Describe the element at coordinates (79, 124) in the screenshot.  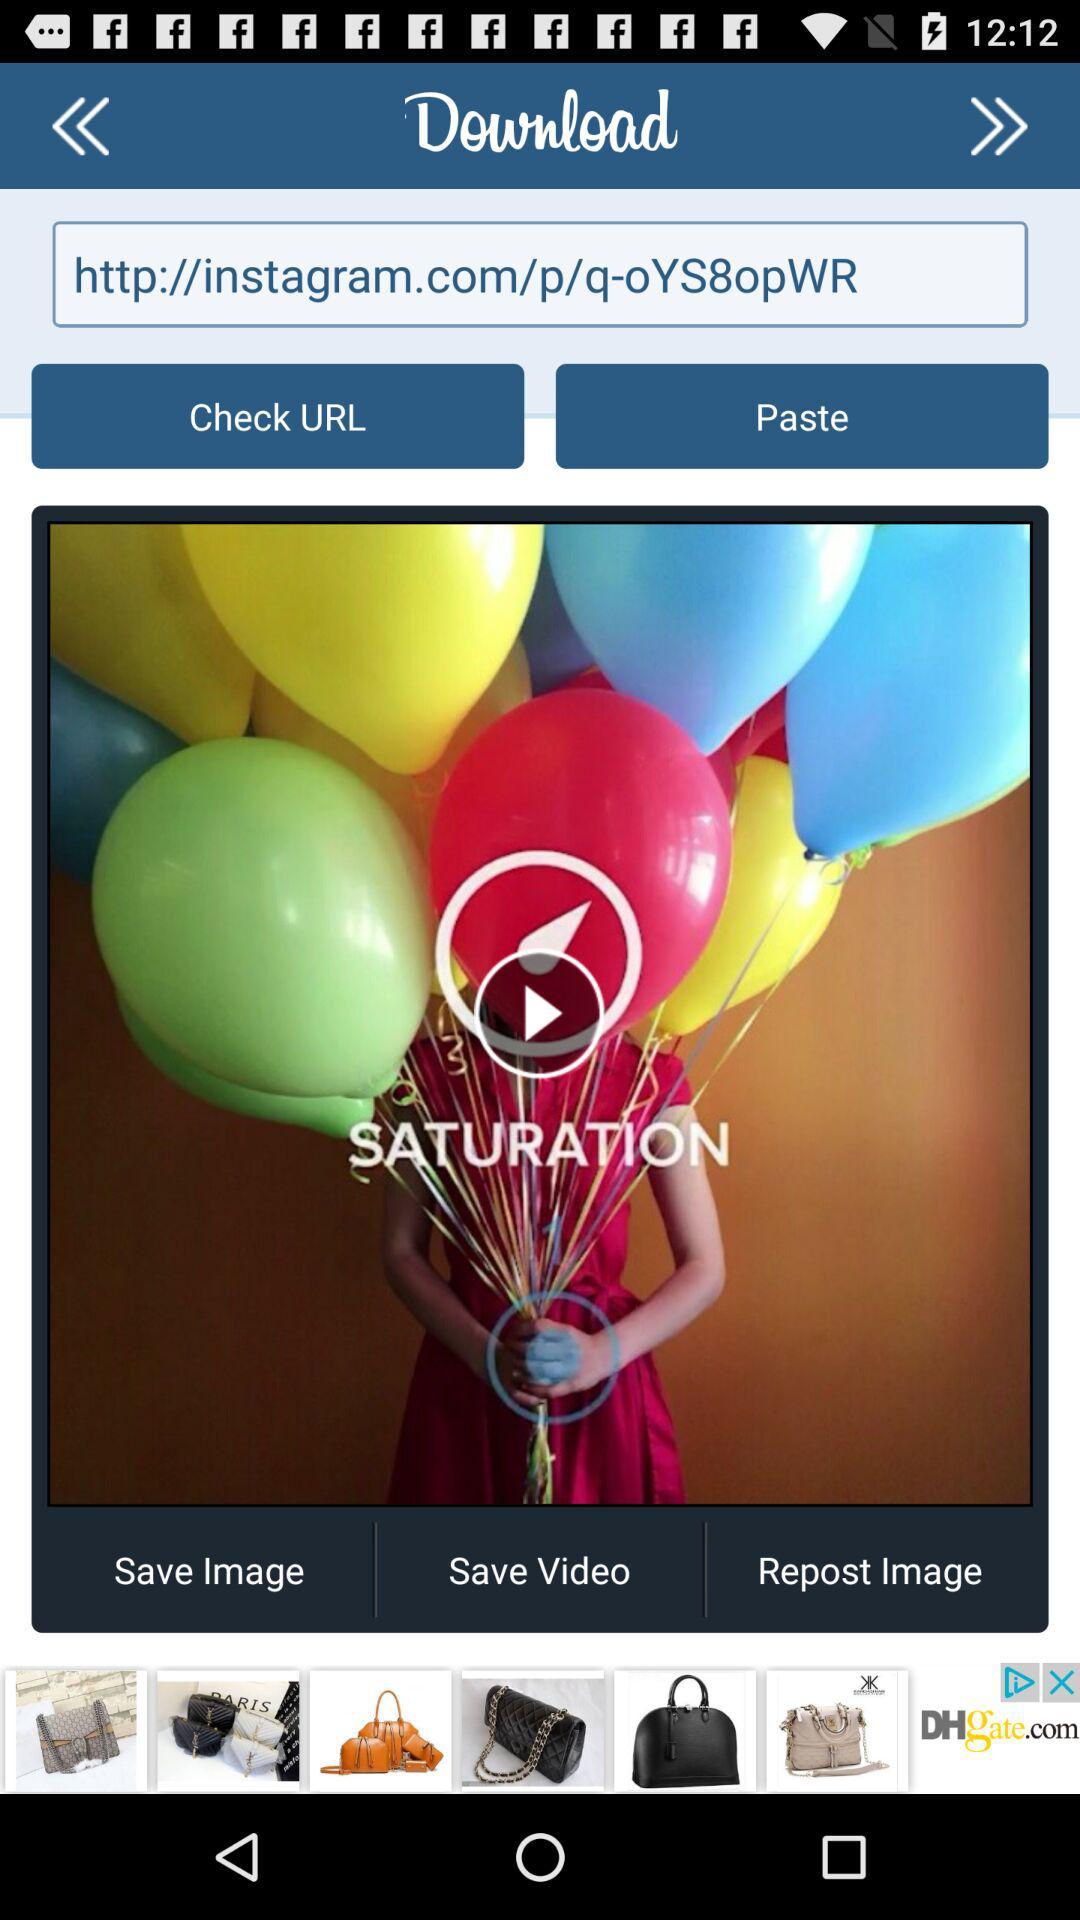
I see `go previous page` at that location.